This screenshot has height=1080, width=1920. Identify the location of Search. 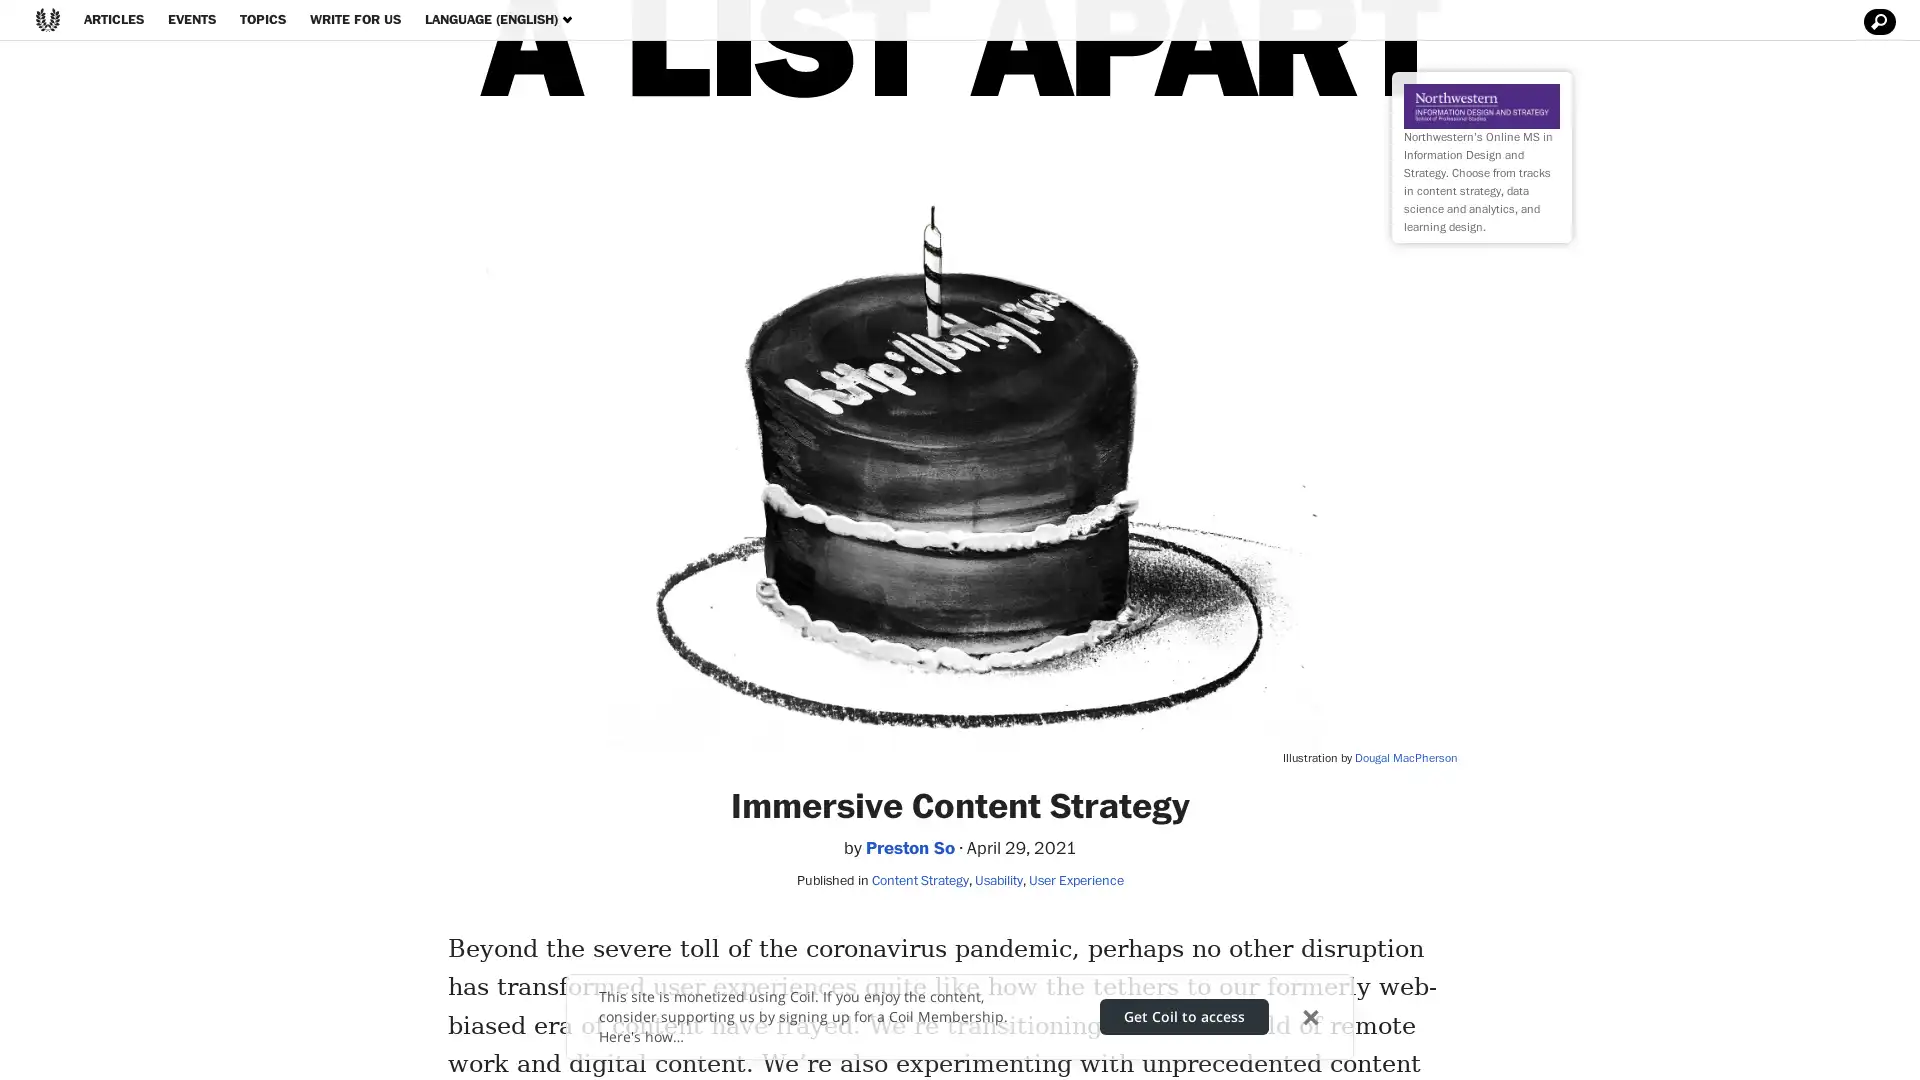
(1876, 22).